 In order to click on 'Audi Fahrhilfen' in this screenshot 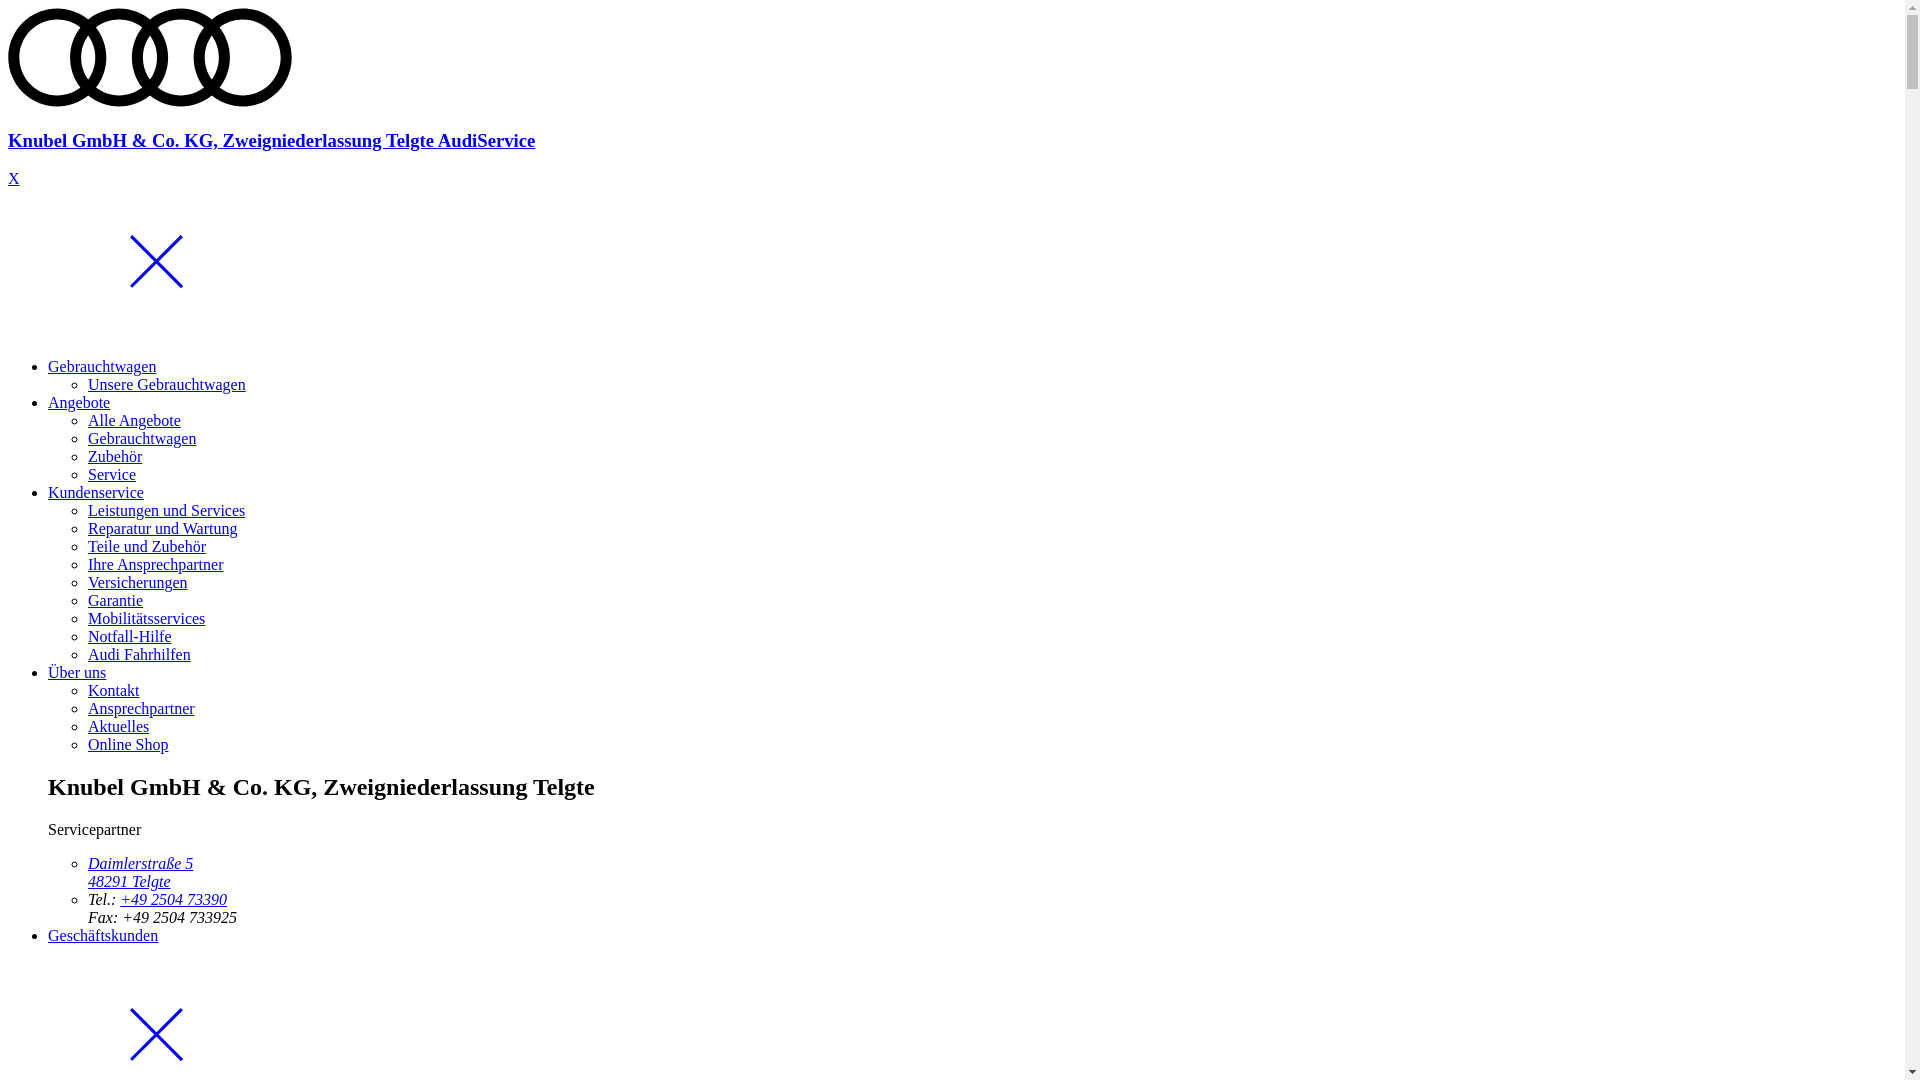, I will do `click(138, 654)`.